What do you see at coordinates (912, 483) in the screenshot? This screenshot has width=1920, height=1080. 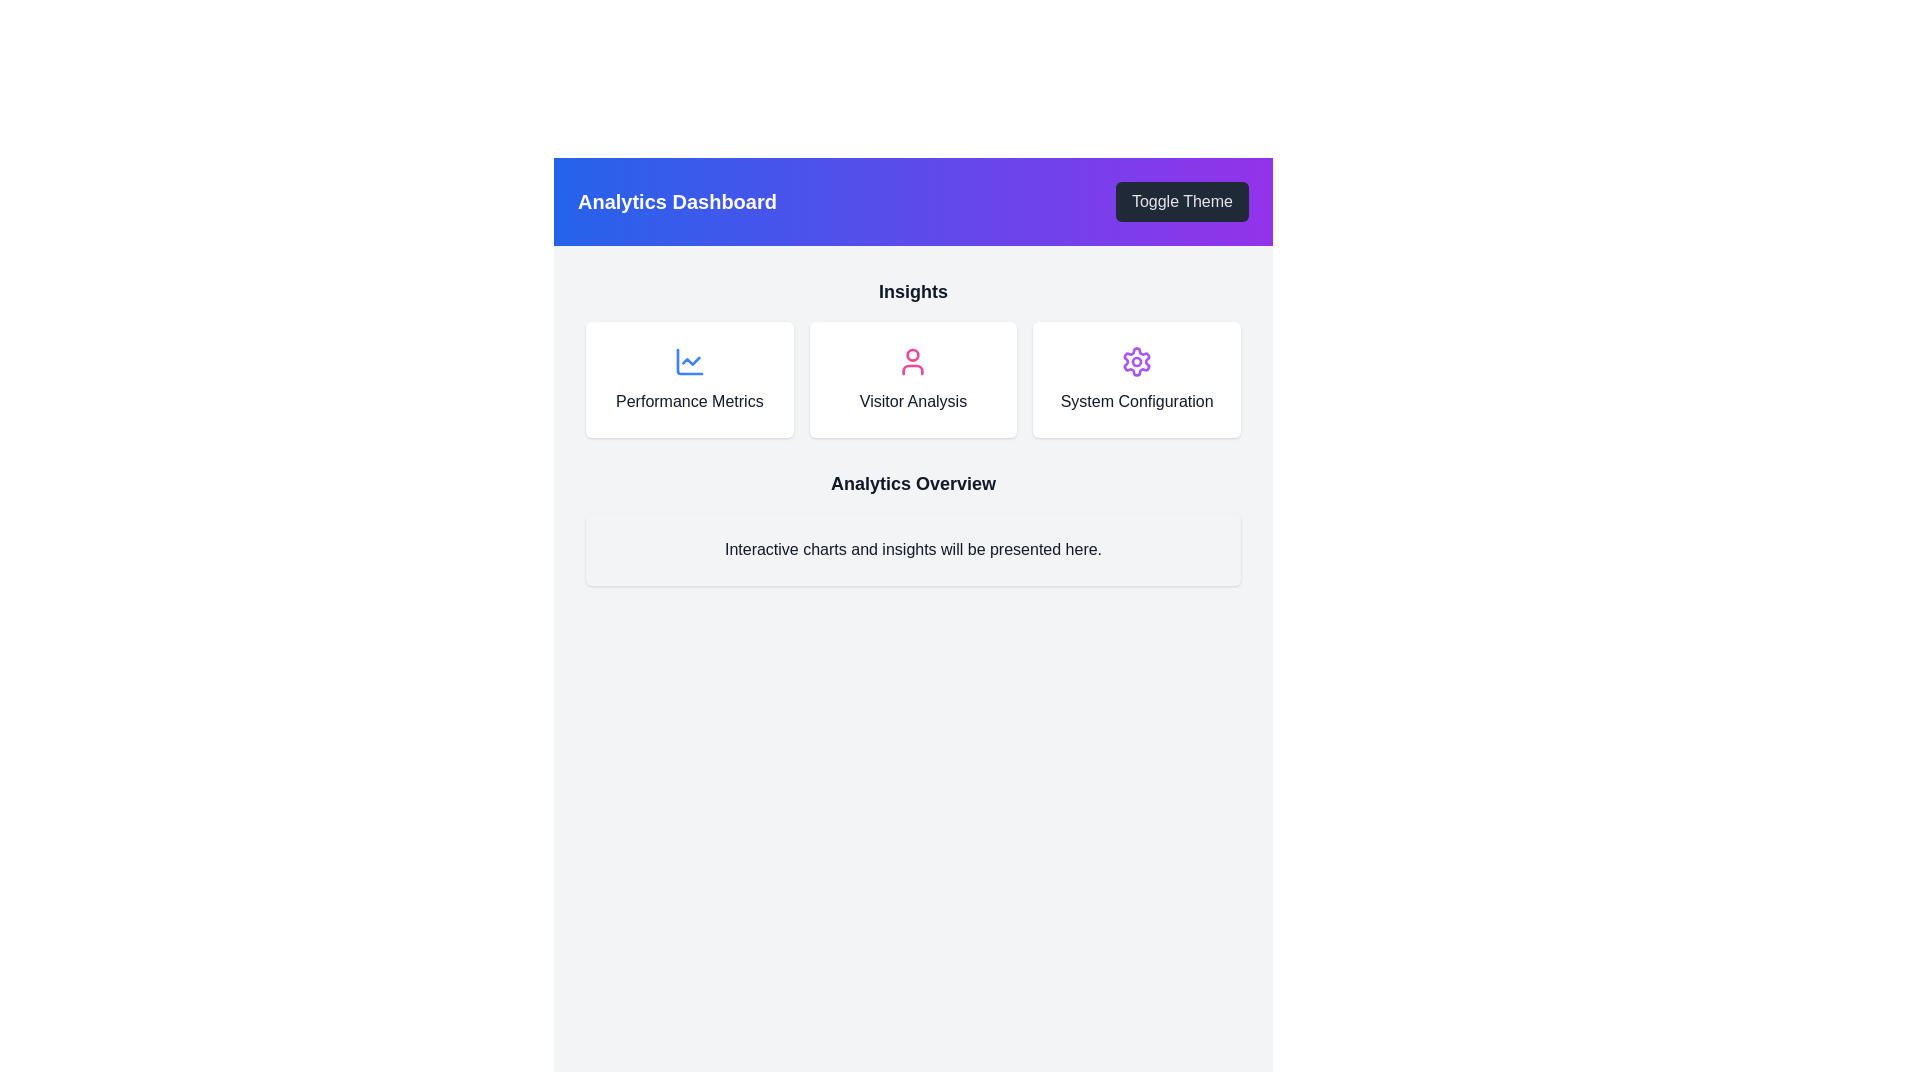 I see `text label positioned centrally beneath the cards labeled 'Performance Metrics,' 'Visitor Analysis,' and 'System Configuration' in the 'Insights' section, which introduces the content or purpose of the section` at bounding box center [912, 483].